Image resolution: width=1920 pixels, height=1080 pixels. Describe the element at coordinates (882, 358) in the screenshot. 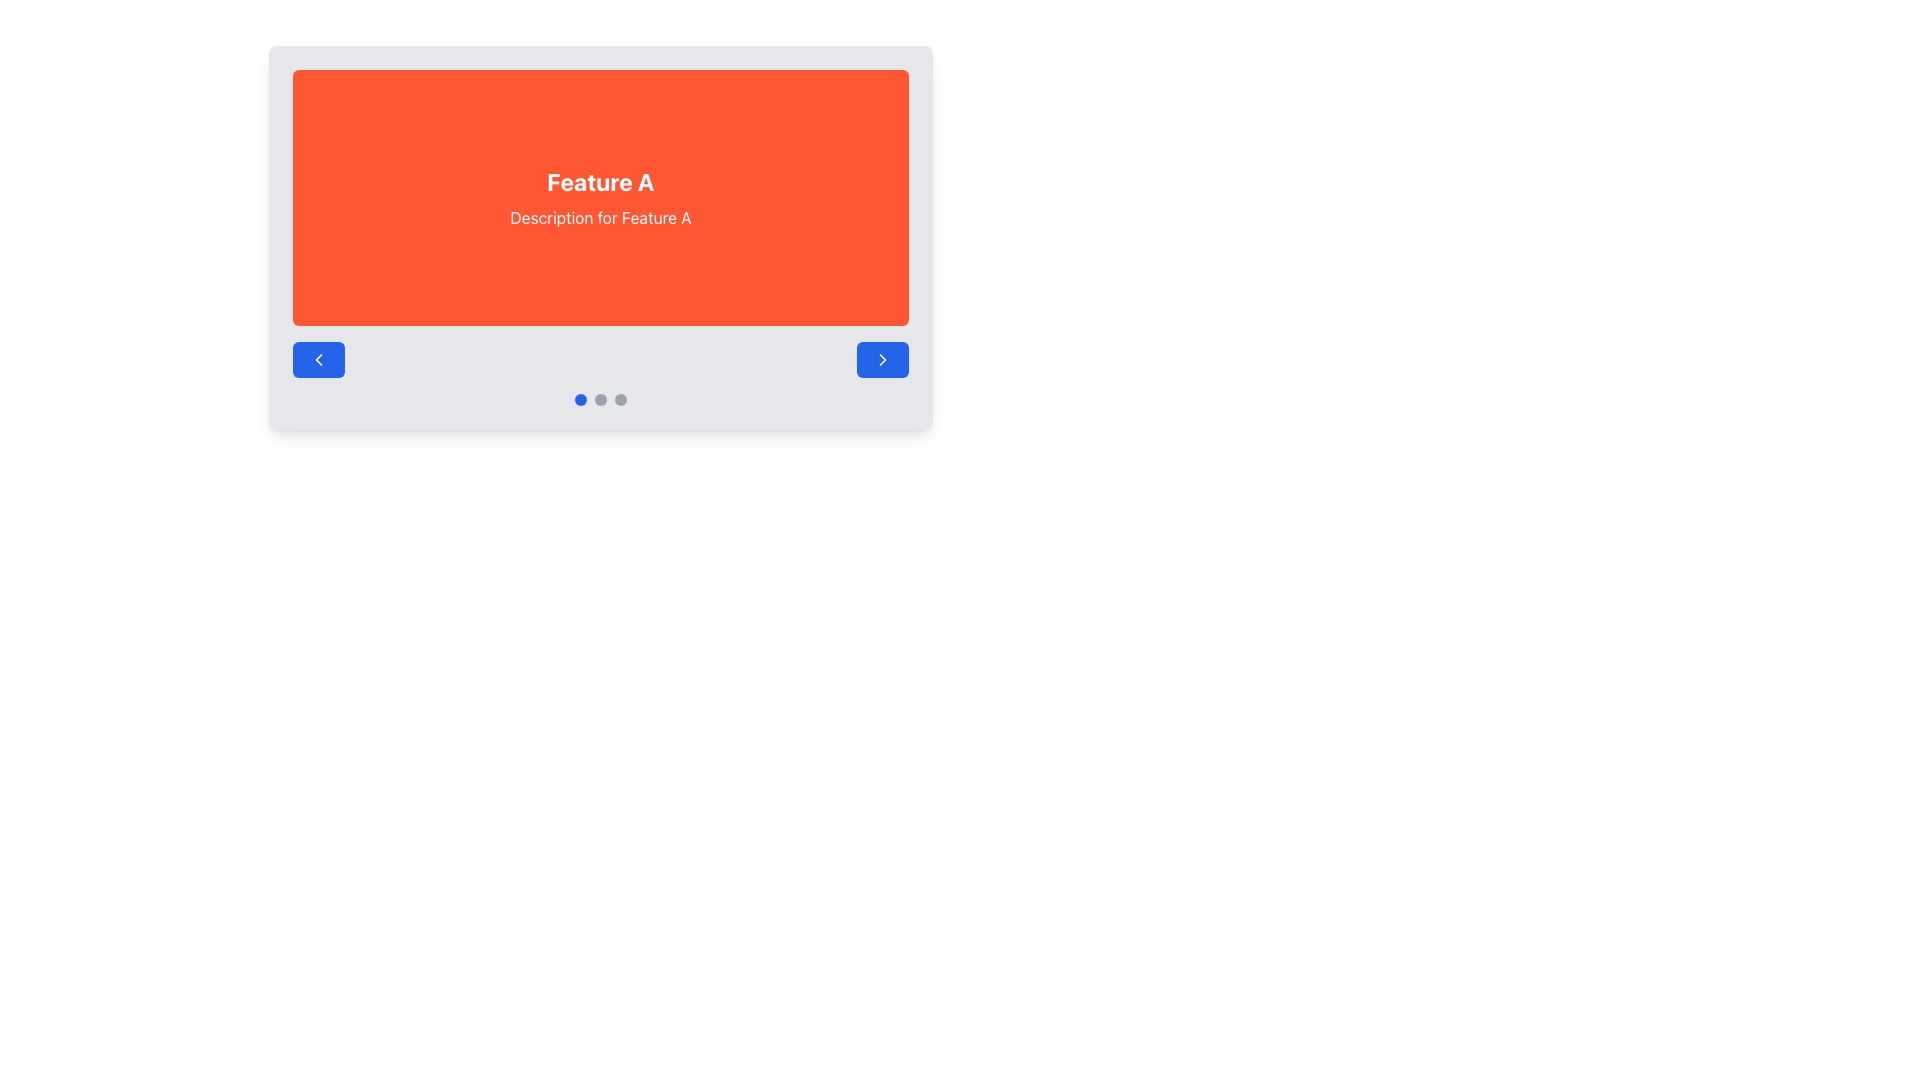

I see `the right-facing arrow icon within the blue circular button located at the bottom-right corner of the panel to observe its hover effect` at that location.